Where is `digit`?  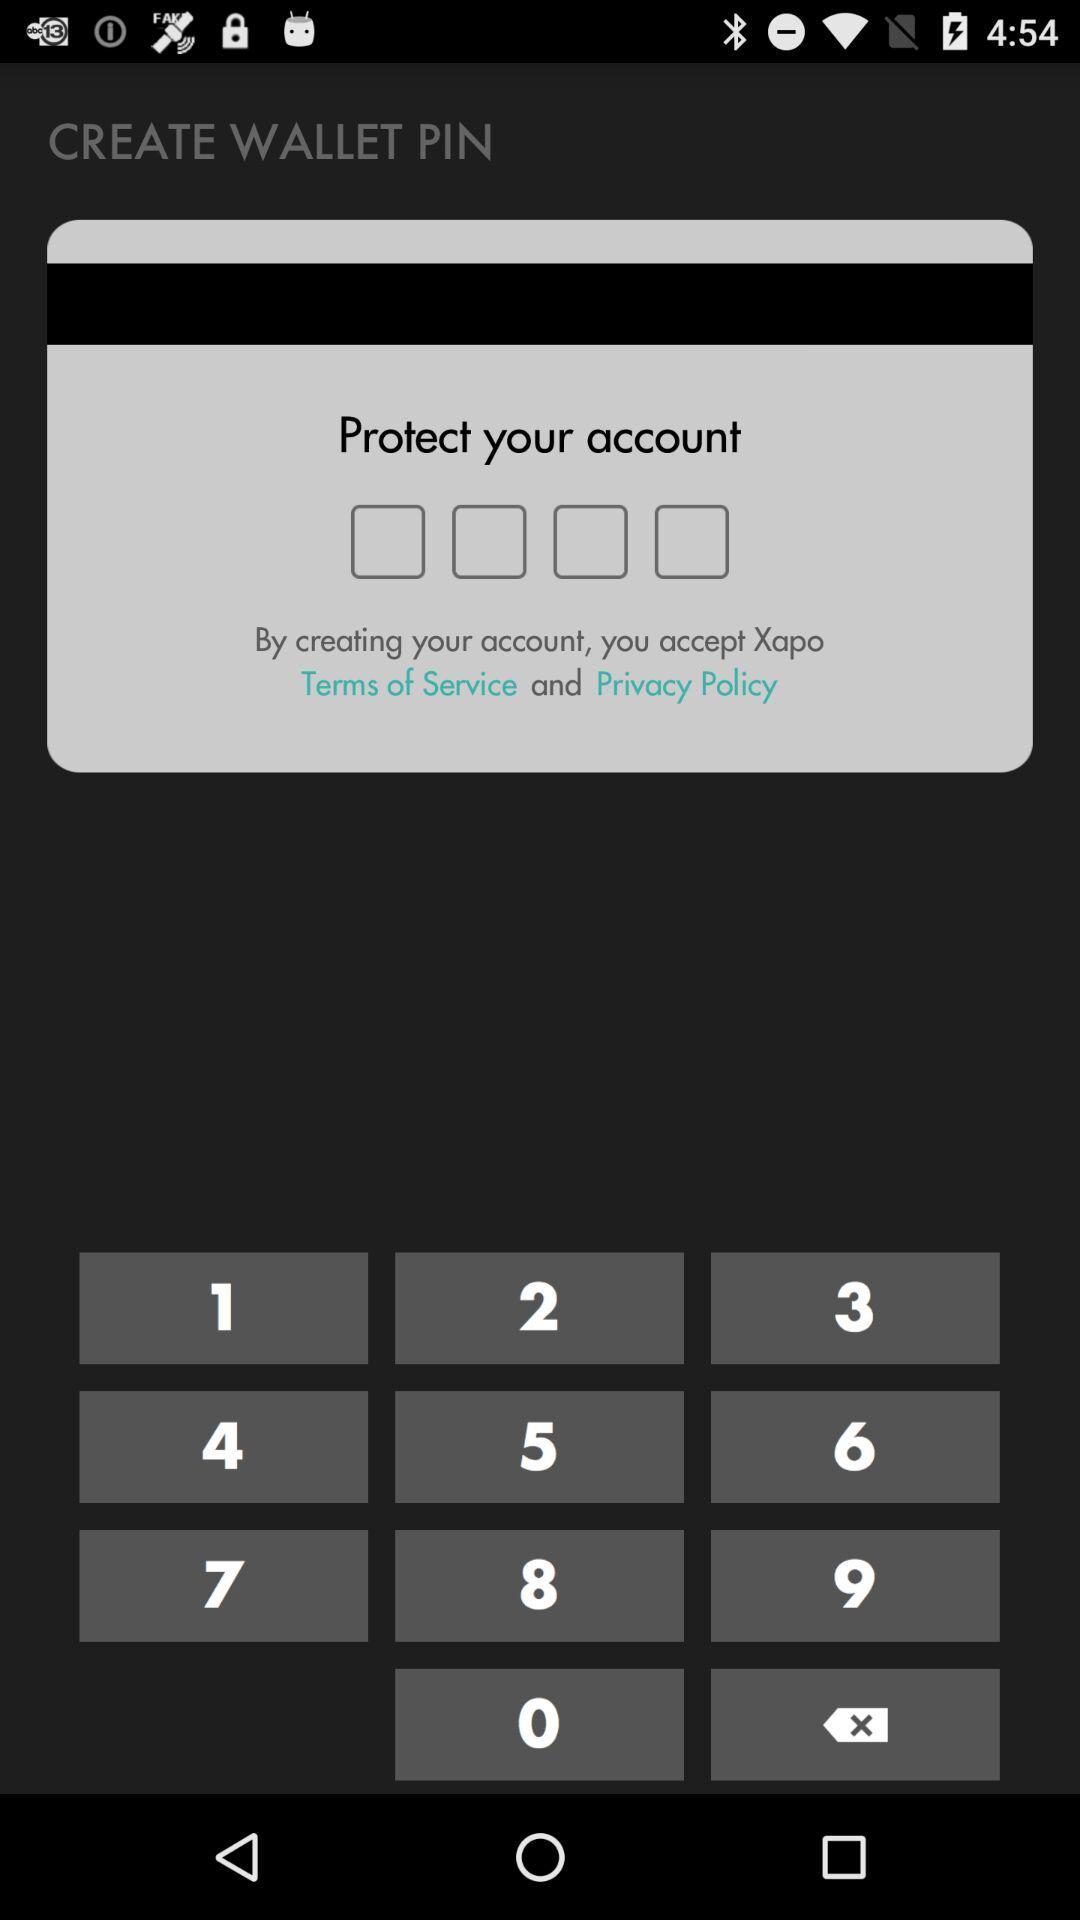
digit is located at coordinates (223, 1584).